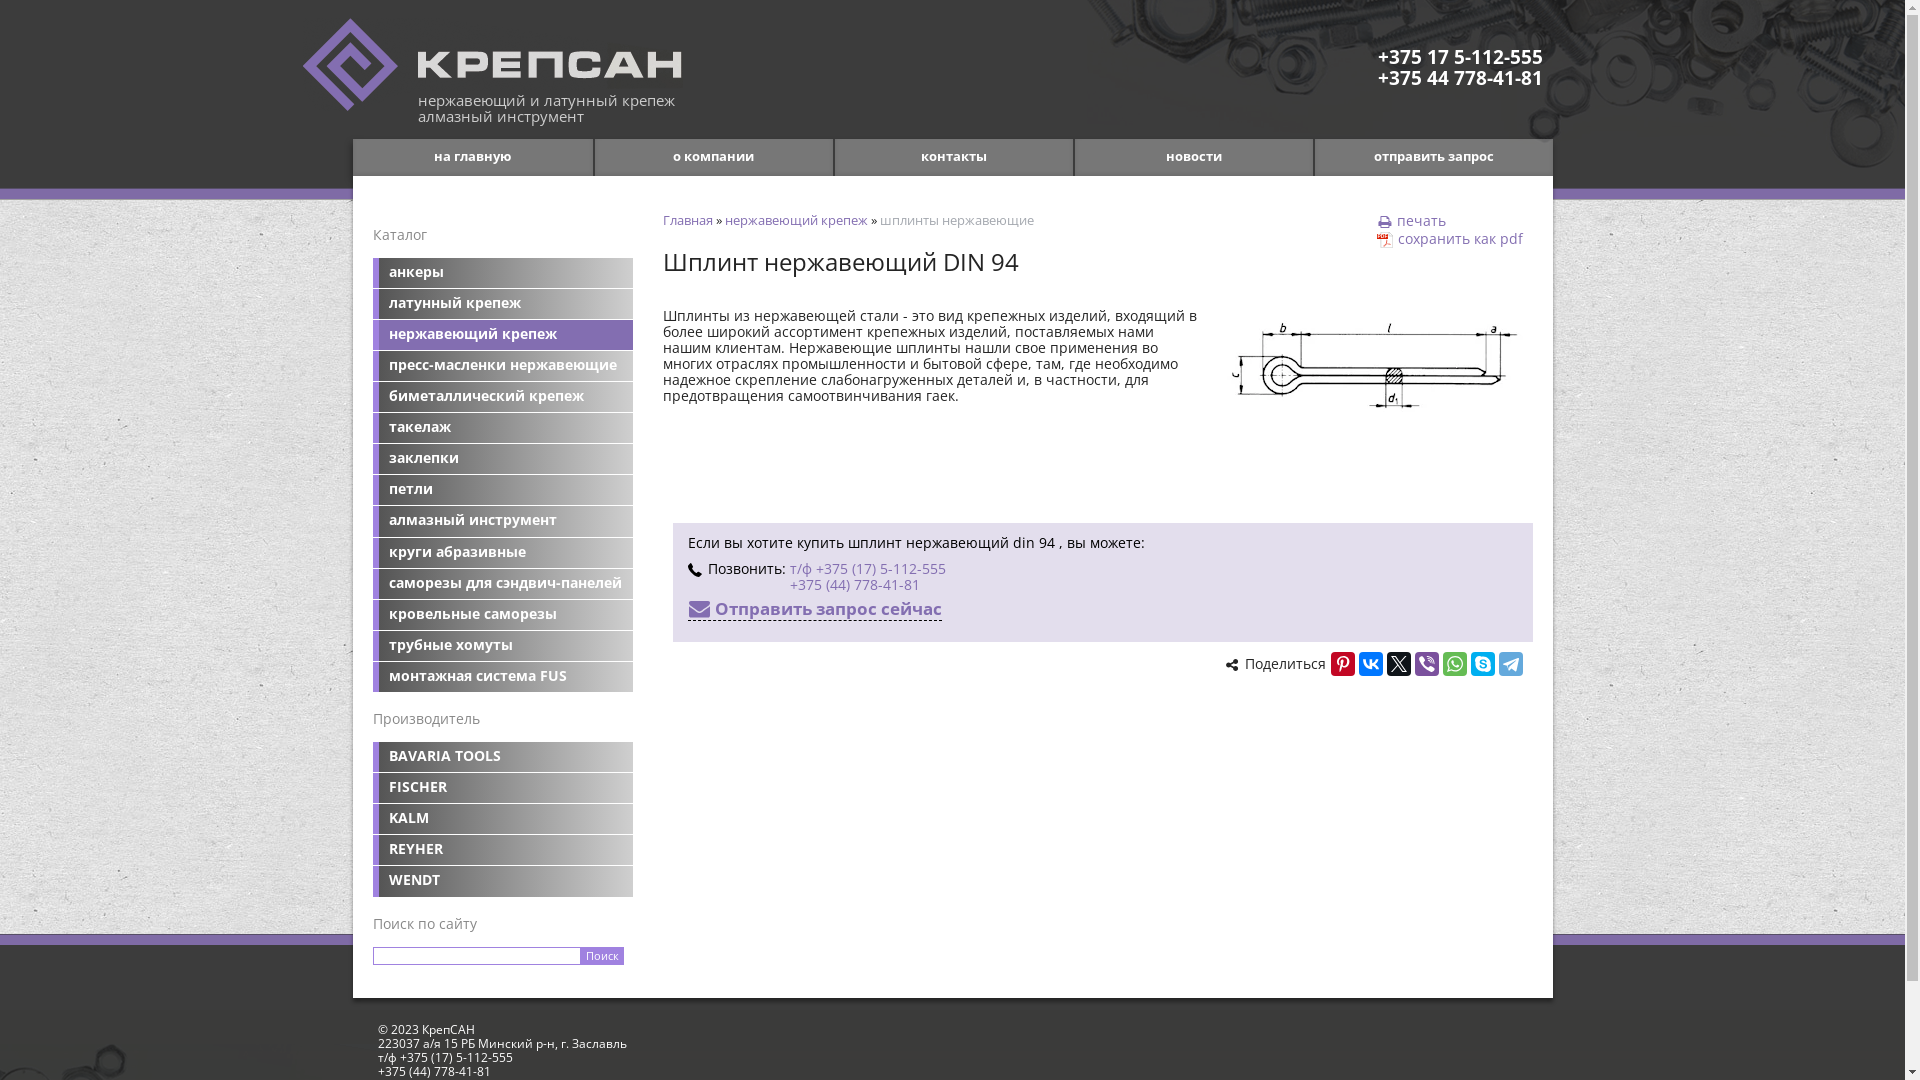 Image resolution: width=1920 pixels, height=1080 pixels. What do you see at coordinates (502, 879) in the screenshot?
I see `'WENDT'` at bounding box center [502, 879].